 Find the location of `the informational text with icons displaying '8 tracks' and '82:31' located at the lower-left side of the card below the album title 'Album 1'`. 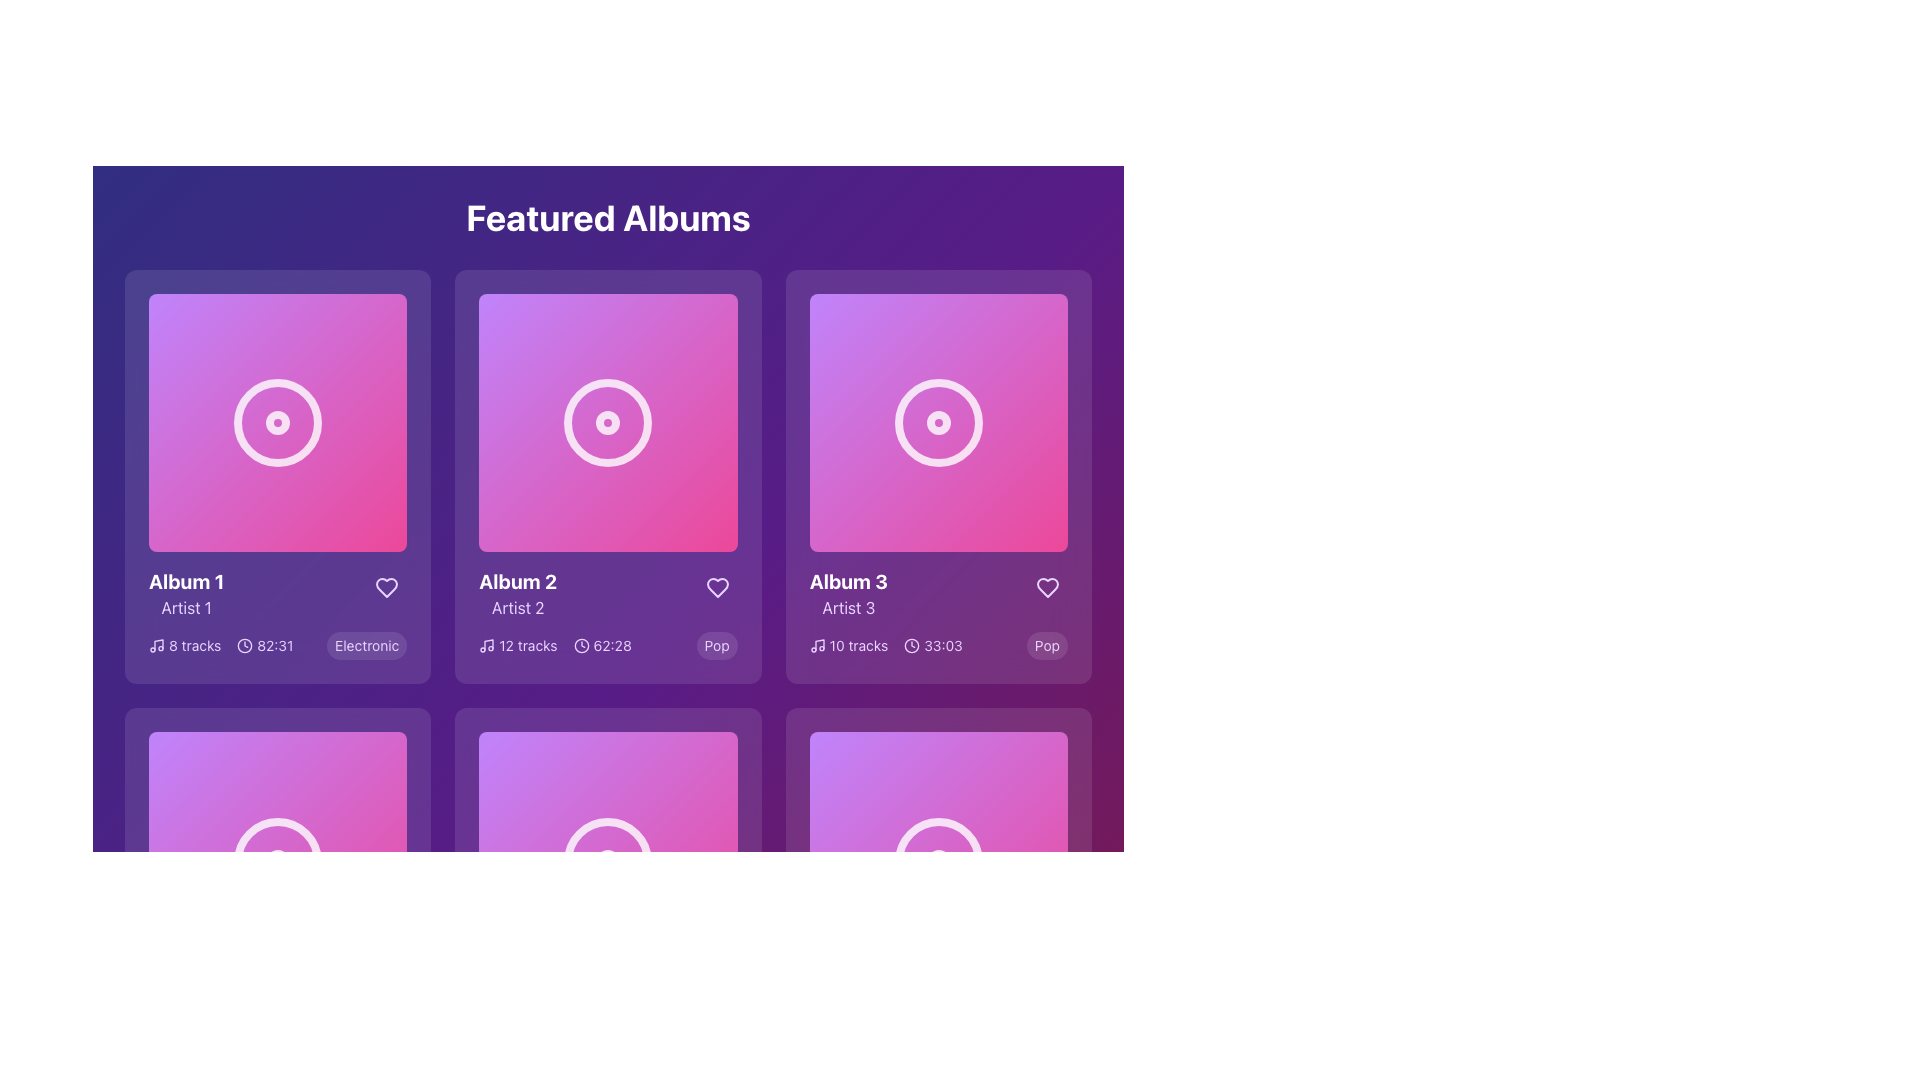

the informational text with icons displaying '8 tracks' and '82:31' located at the lower-left side of the card below the album title 'Album 1' is located at coordinates (221, 646).